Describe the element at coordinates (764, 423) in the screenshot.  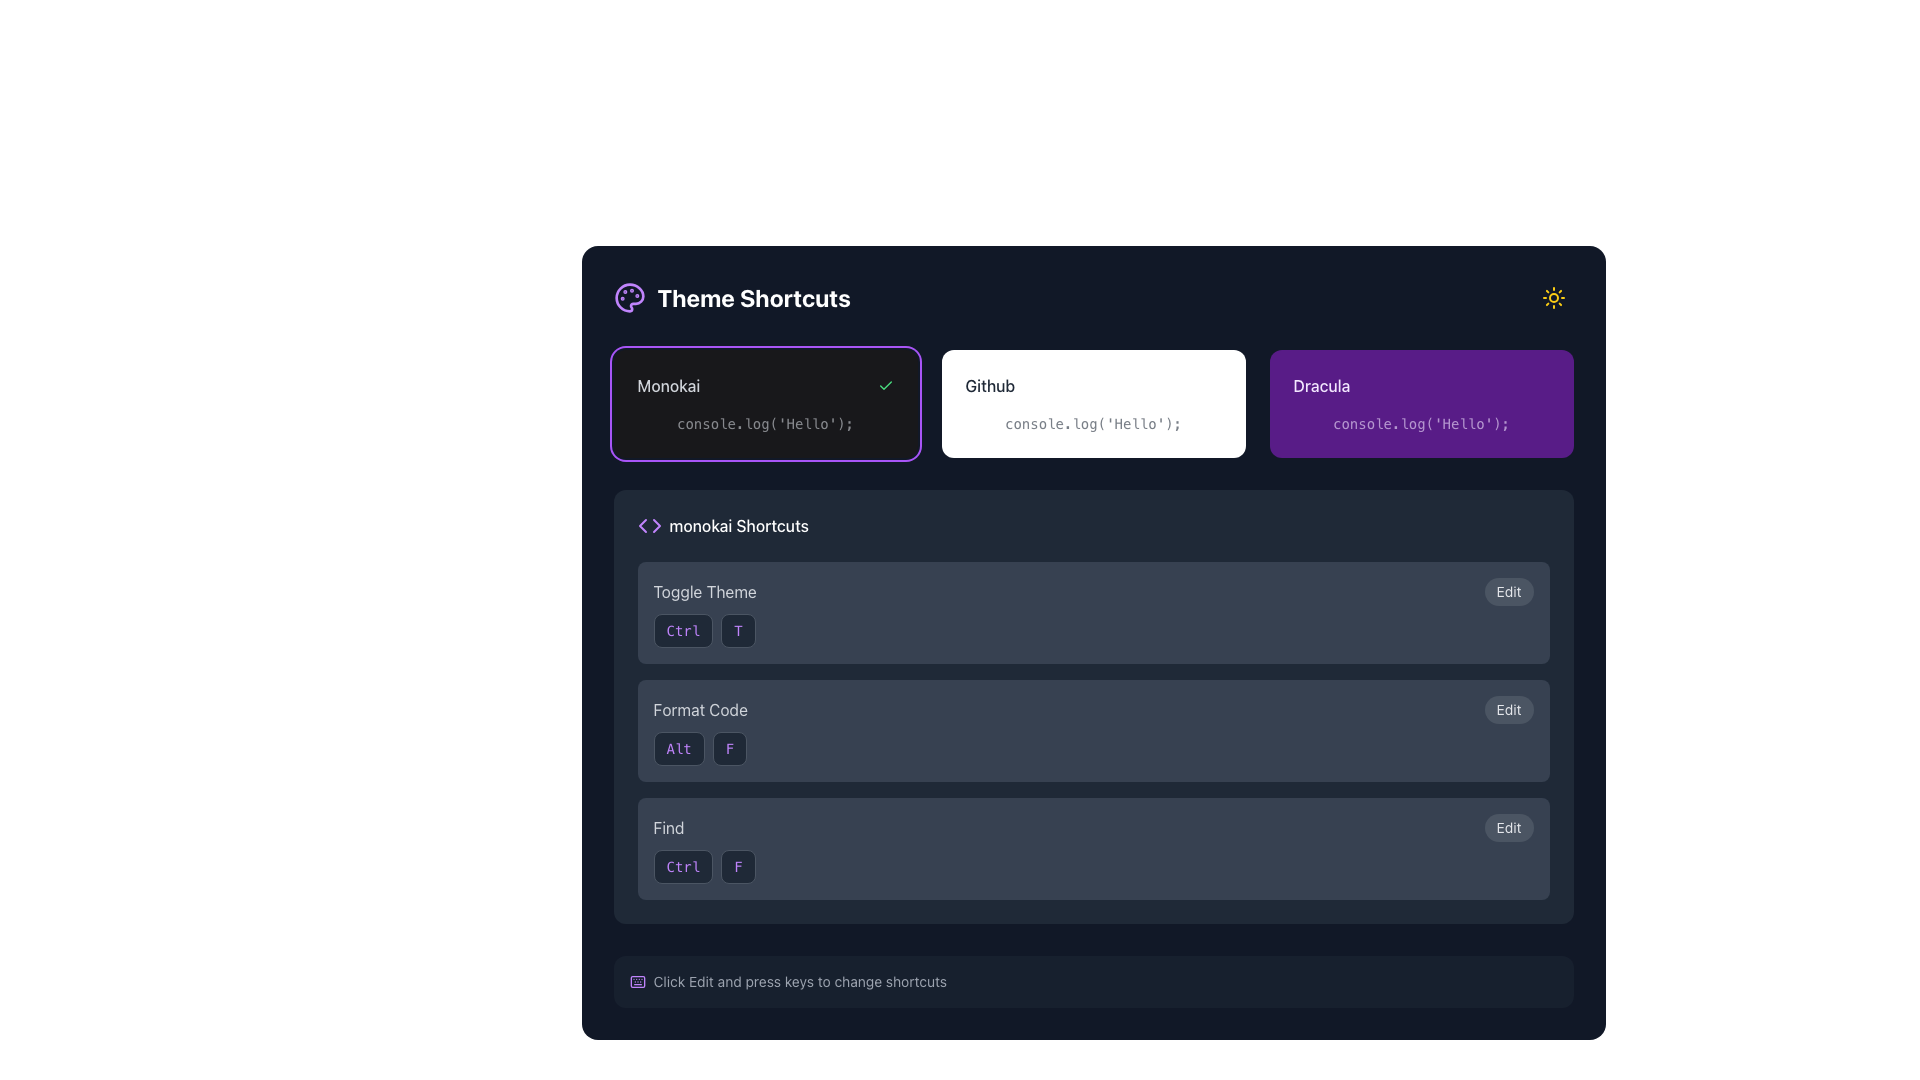
I see `the static text or code snippet display element located inside the 'Monokai' card, positioned at the lower portion beneath the card's label` at that location.